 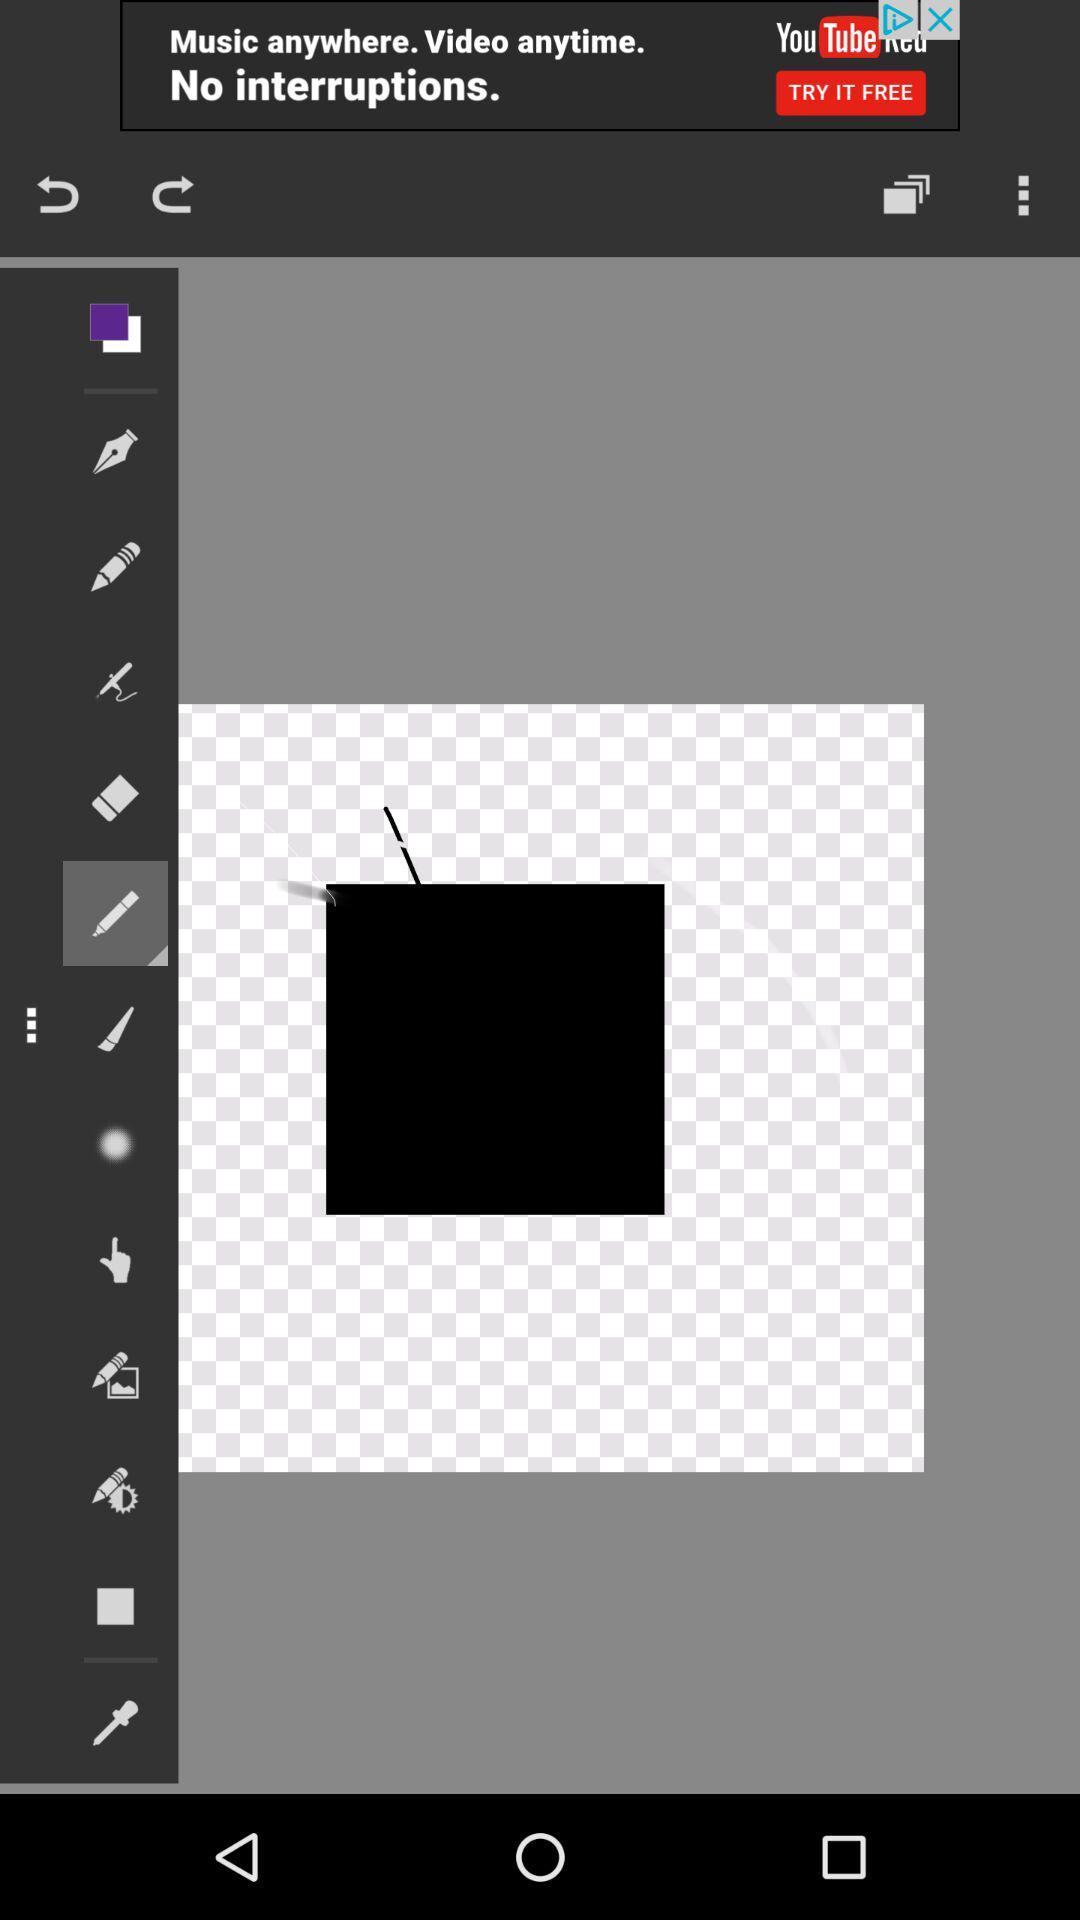 I want to click on the undo icon, so click(x=56, y=194).